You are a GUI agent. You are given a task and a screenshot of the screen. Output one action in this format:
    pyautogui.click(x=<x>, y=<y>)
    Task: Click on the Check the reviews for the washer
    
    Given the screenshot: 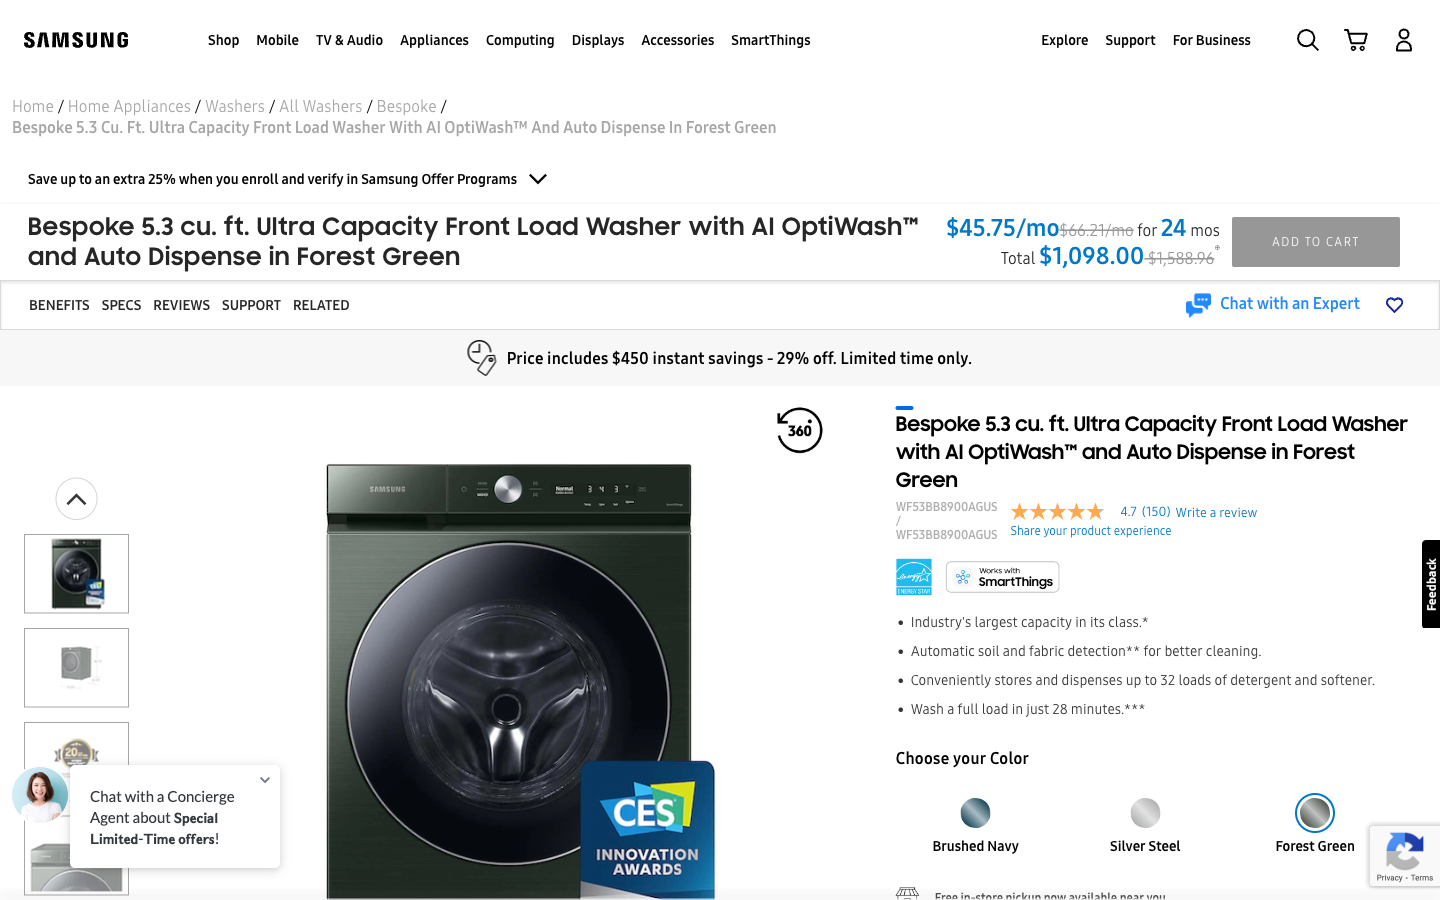 What is the action you would take?
    pyautogui.click(x=181, y=304)
    